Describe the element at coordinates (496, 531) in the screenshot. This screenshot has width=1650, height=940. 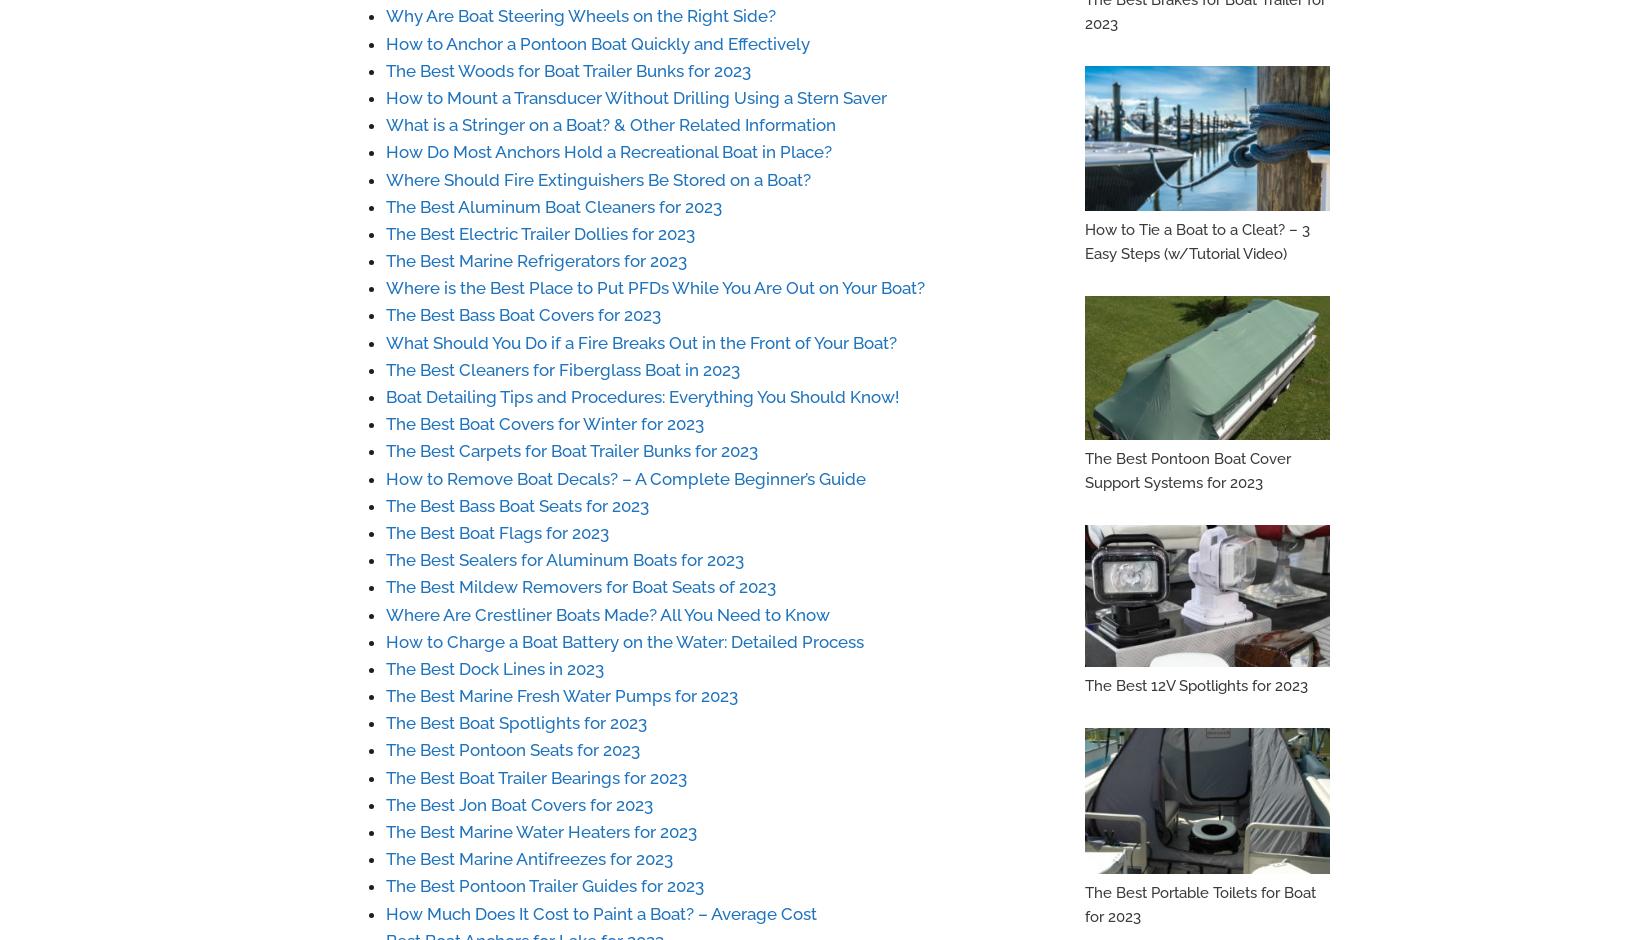
I see `'The Best Boat Flags for 2023'` at that location.